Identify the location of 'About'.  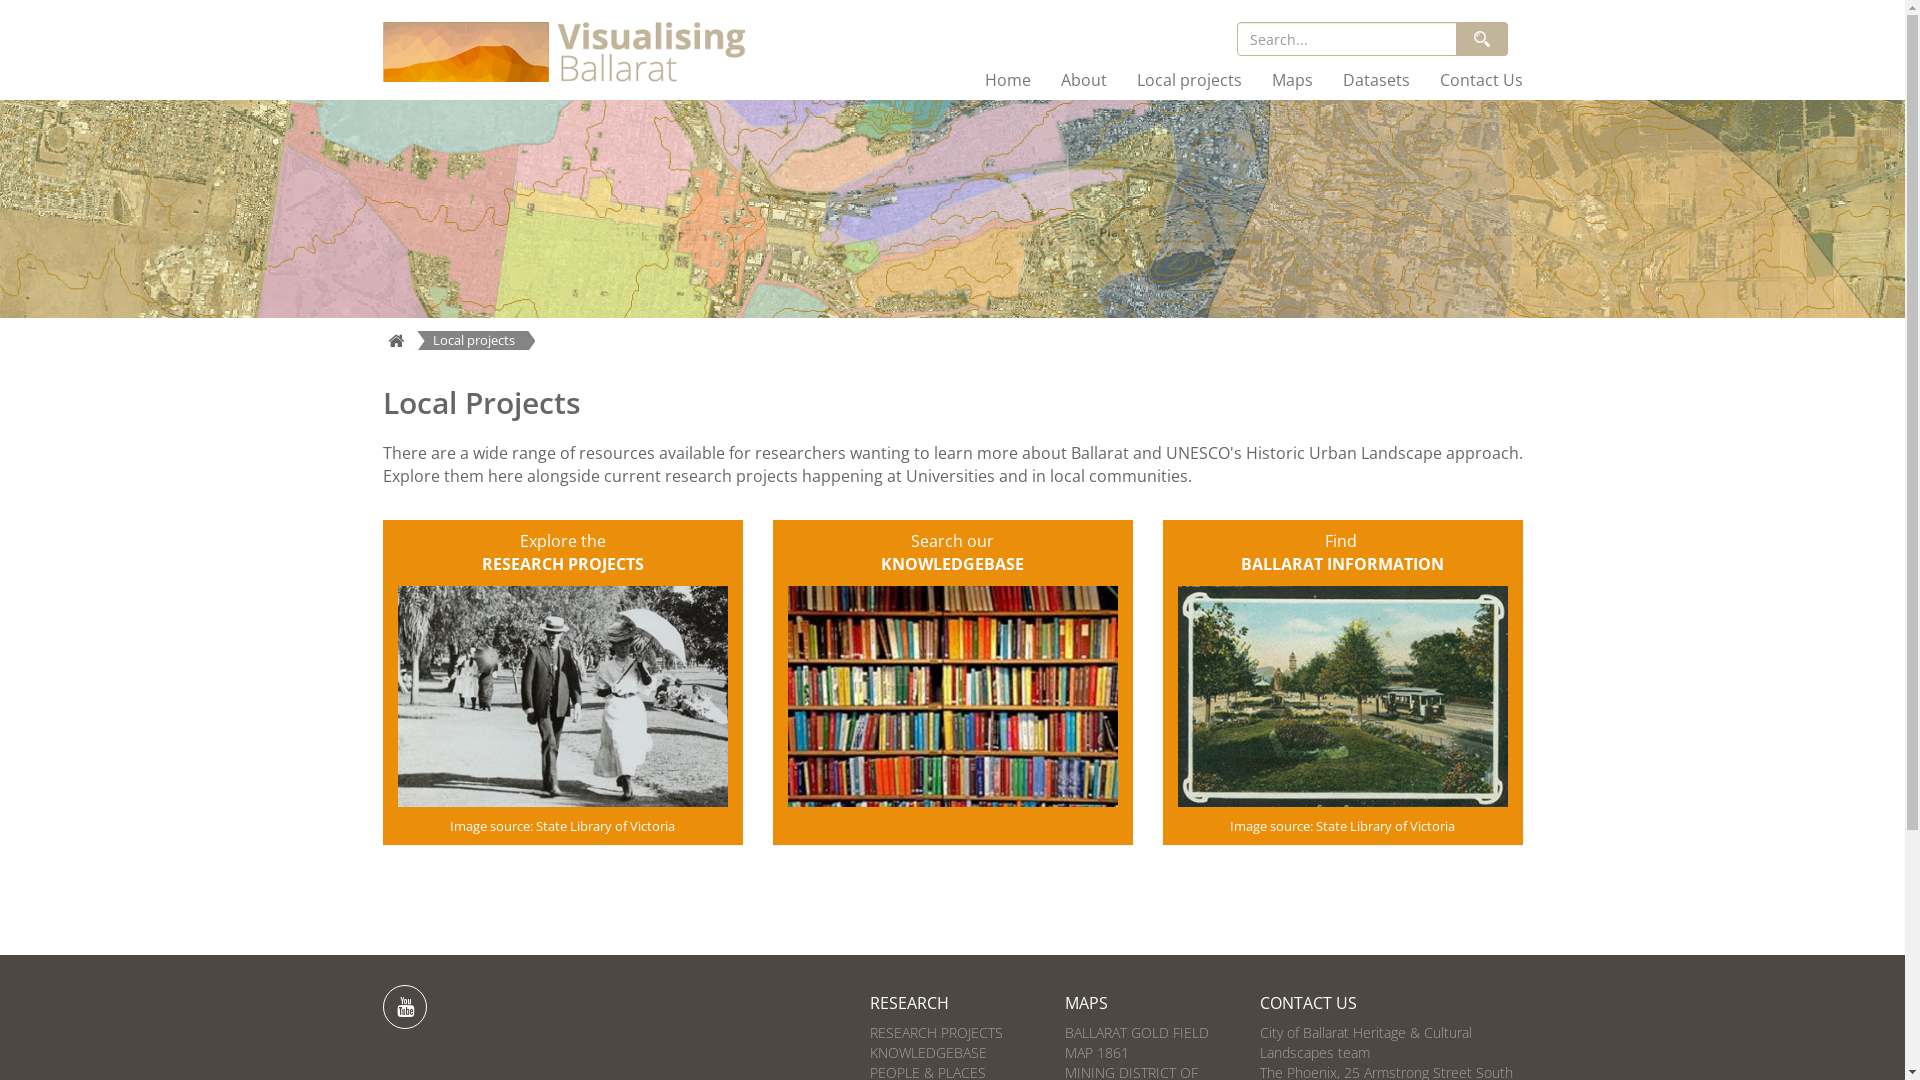
(1045, 79).